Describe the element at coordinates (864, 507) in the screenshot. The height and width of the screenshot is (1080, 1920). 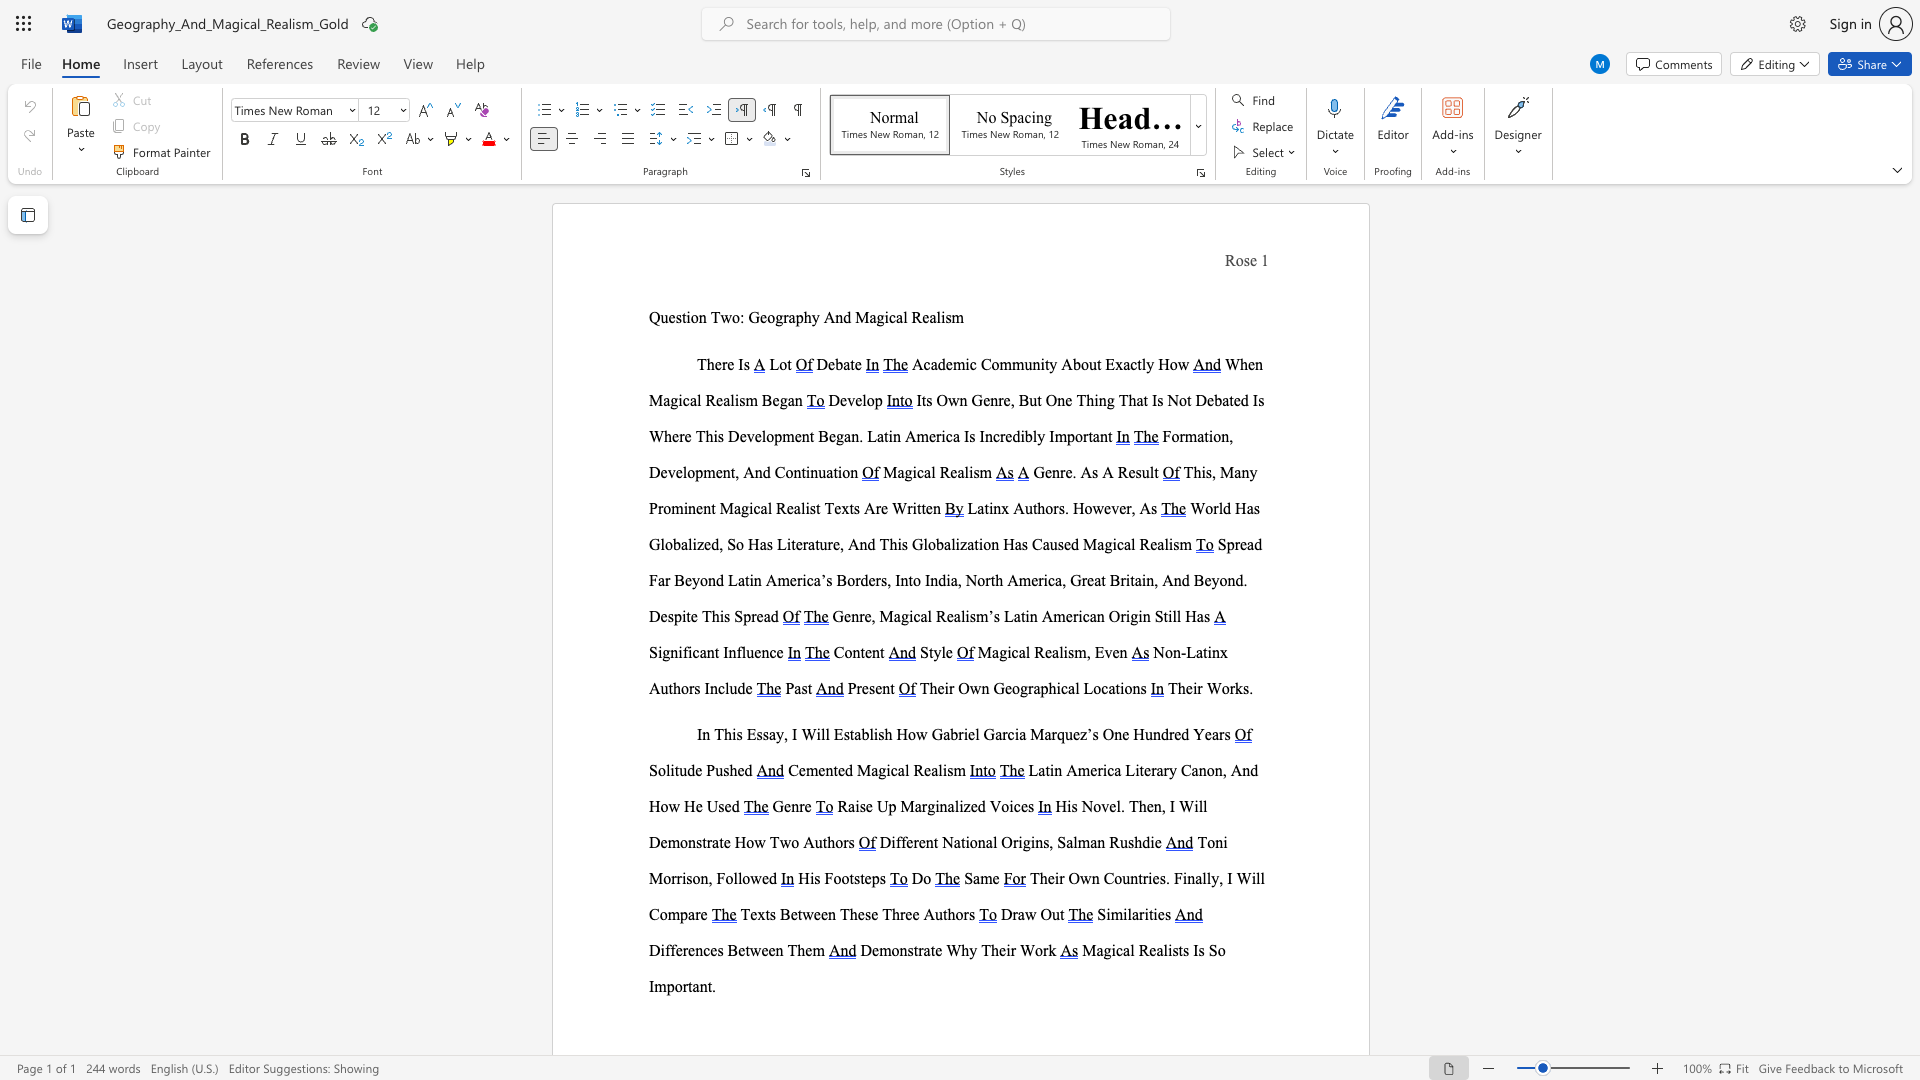
I see `the subset text "Are" within the text "This, Many Prominent Magical Realist Texts Are Written"` at that location.